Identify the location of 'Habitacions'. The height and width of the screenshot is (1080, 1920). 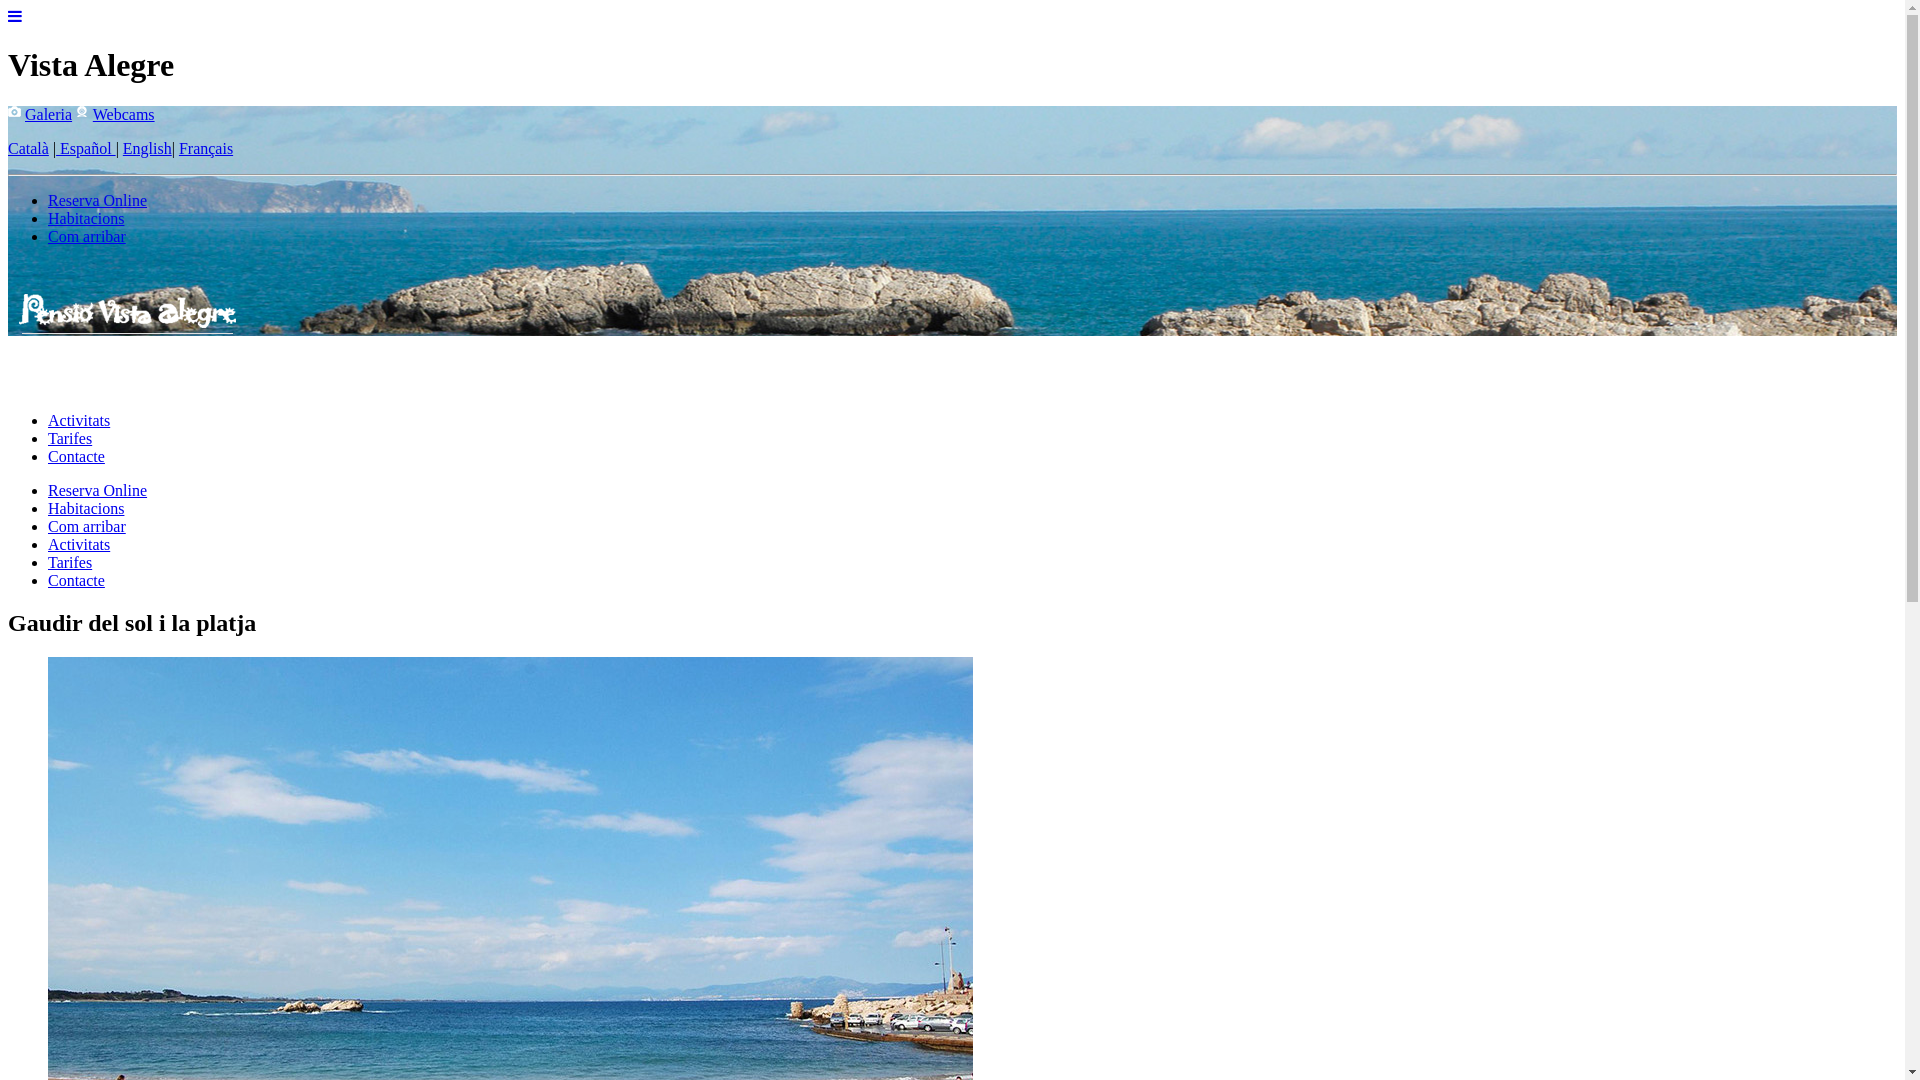
(85, 507).